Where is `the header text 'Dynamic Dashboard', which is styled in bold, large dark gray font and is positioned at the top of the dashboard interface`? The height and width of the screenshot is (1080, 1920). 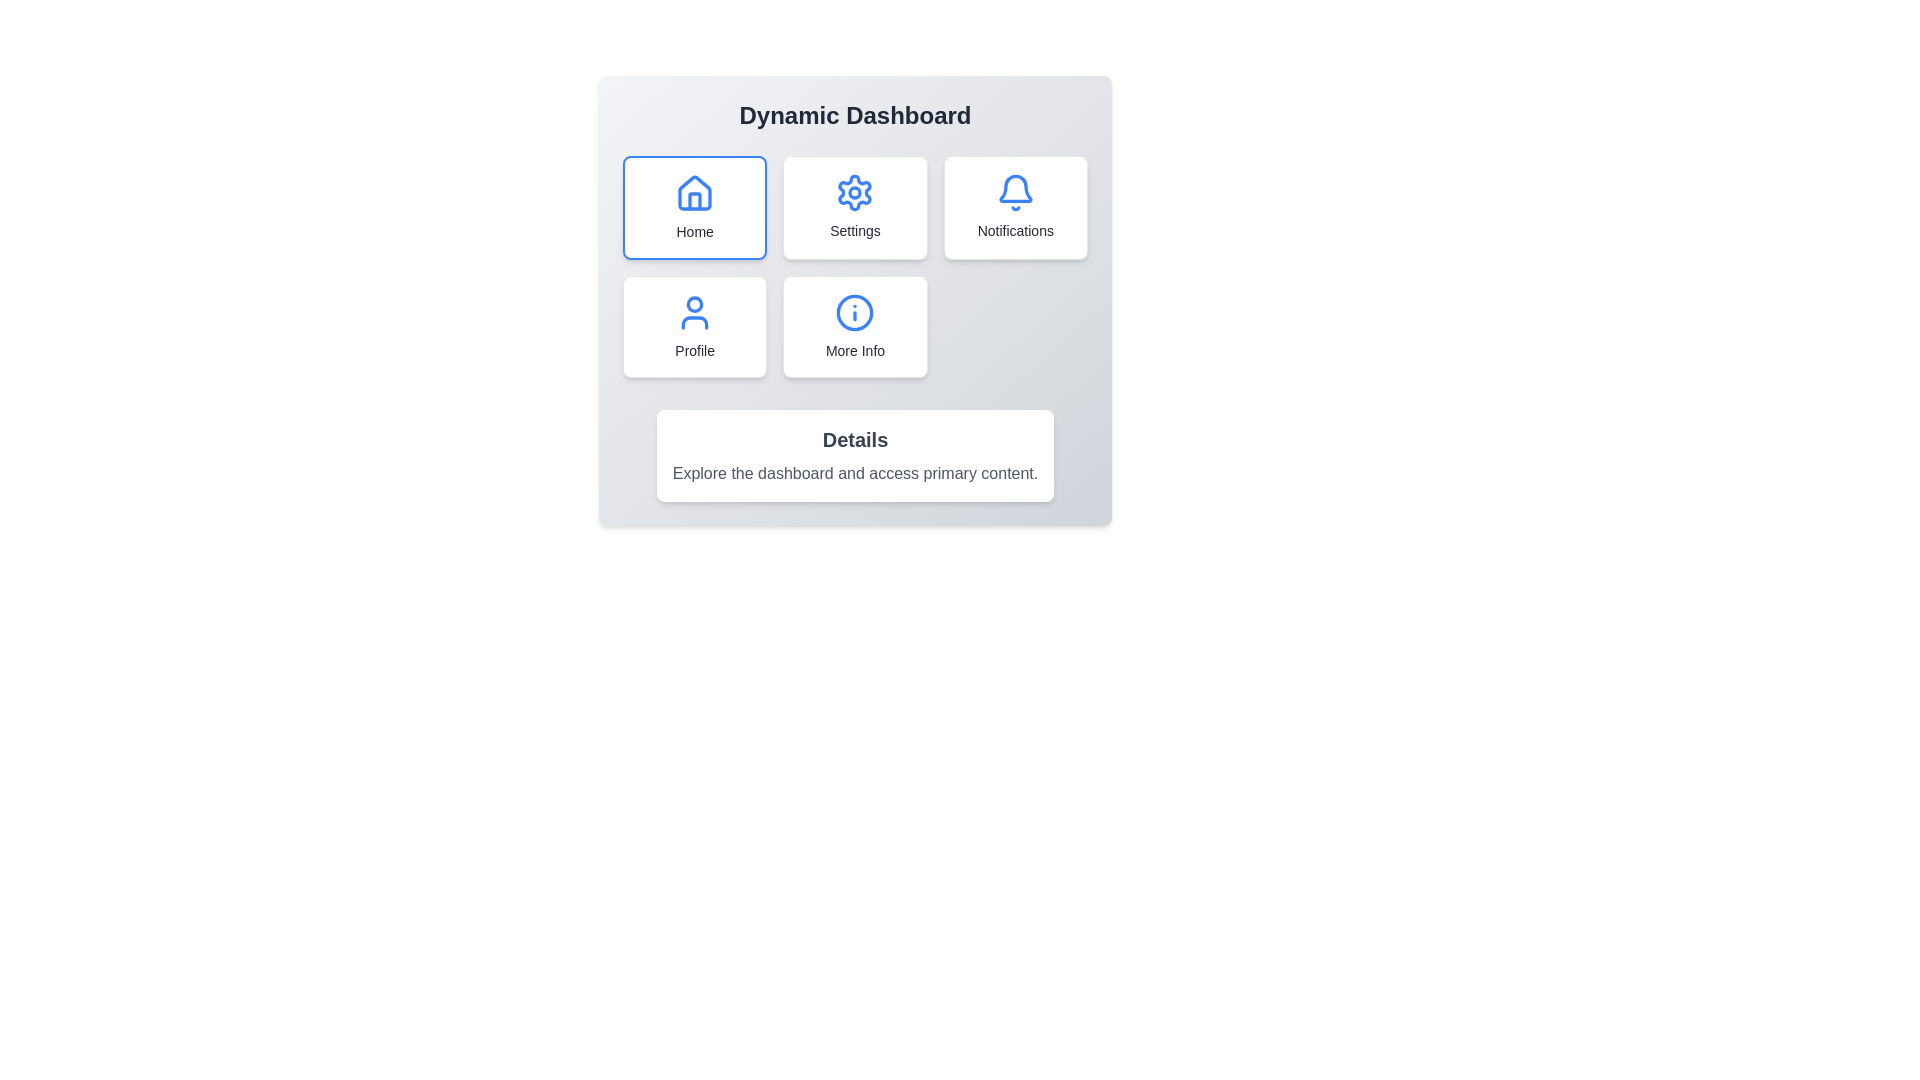
the header text 'Dynamic Dashboard', which is styled in bold, large dark gray font and is positioned at the top of the dashboard interface is located at coordinates (855, 115).